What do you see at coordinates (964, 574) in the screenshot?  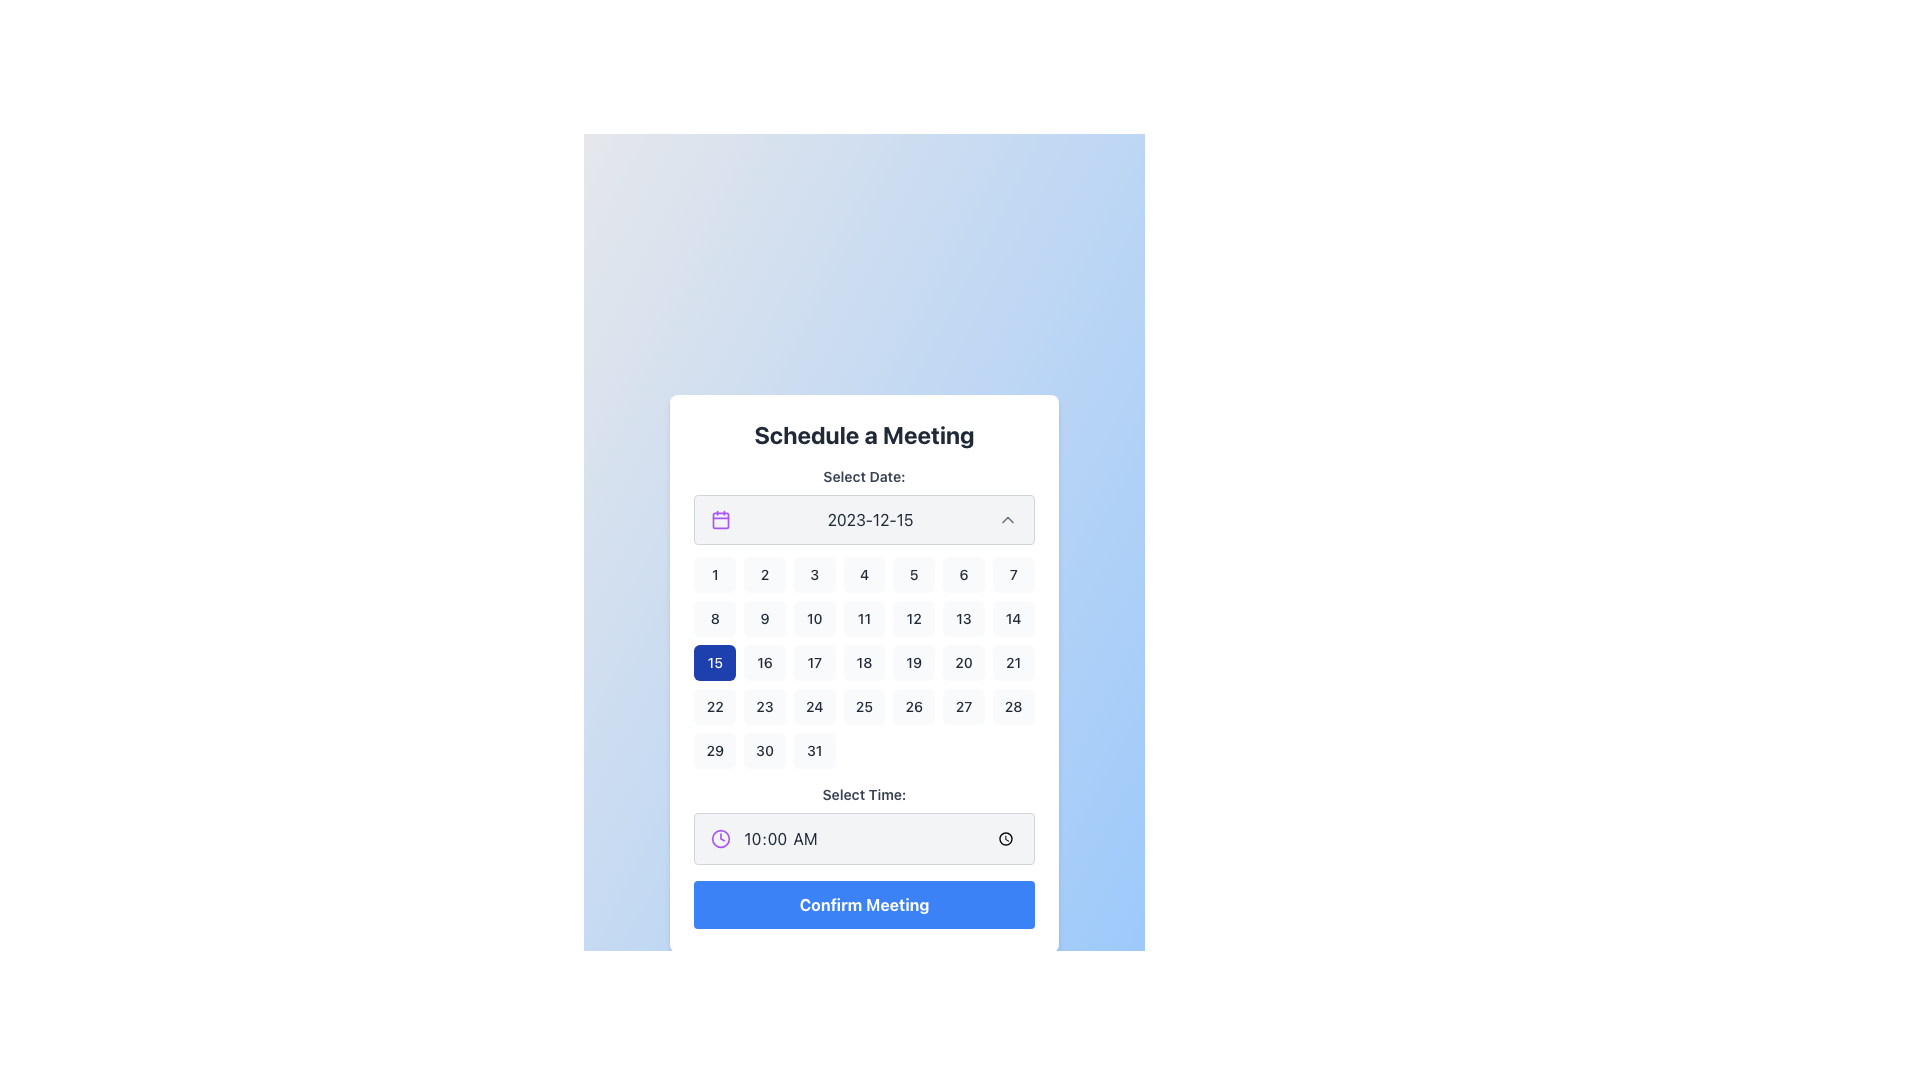 I see `the interactive date selector button located in the top row of the calendar, specifically the 6th button` at bounding box center [964, 574].